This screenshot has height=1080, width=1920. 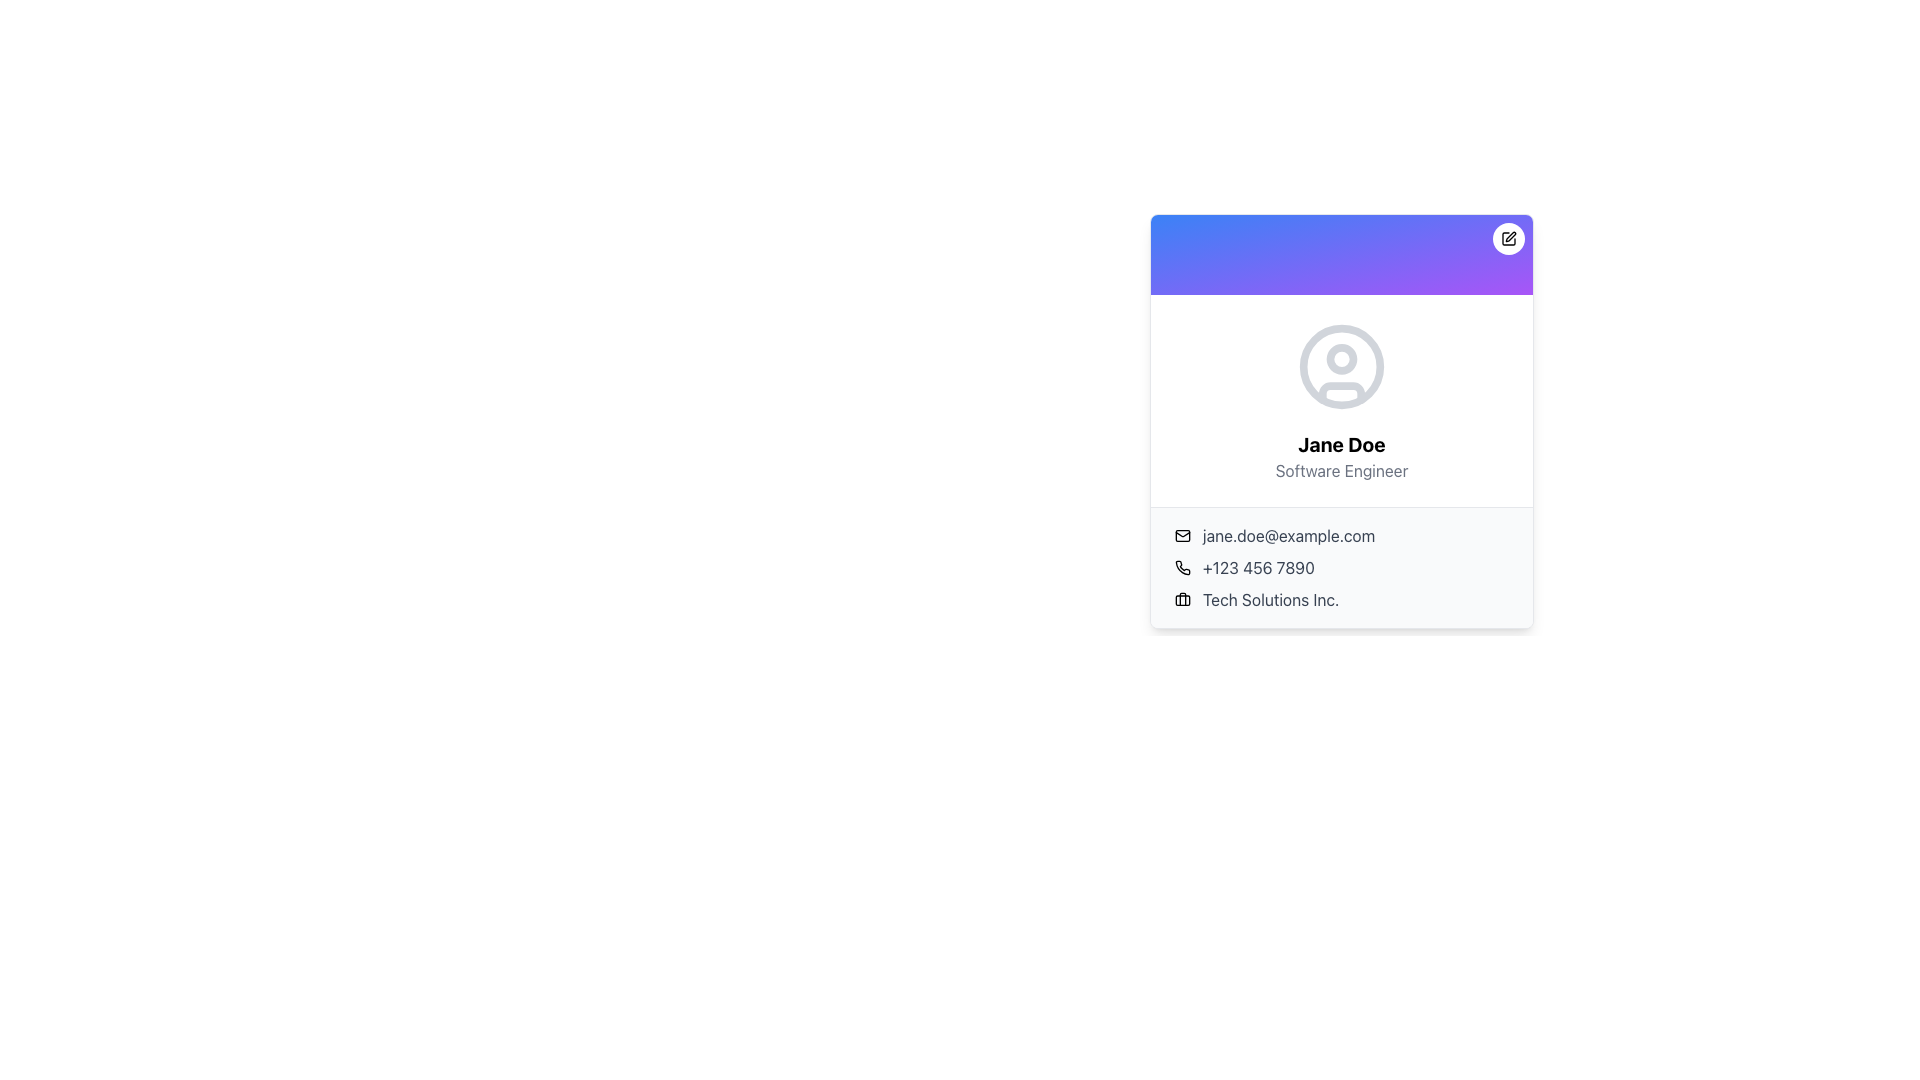 I want to click on the outermost circular SVG element with a 10-unit radius in the profile avatar section, styled in a grayish tone, so click(x=1342, y=366).